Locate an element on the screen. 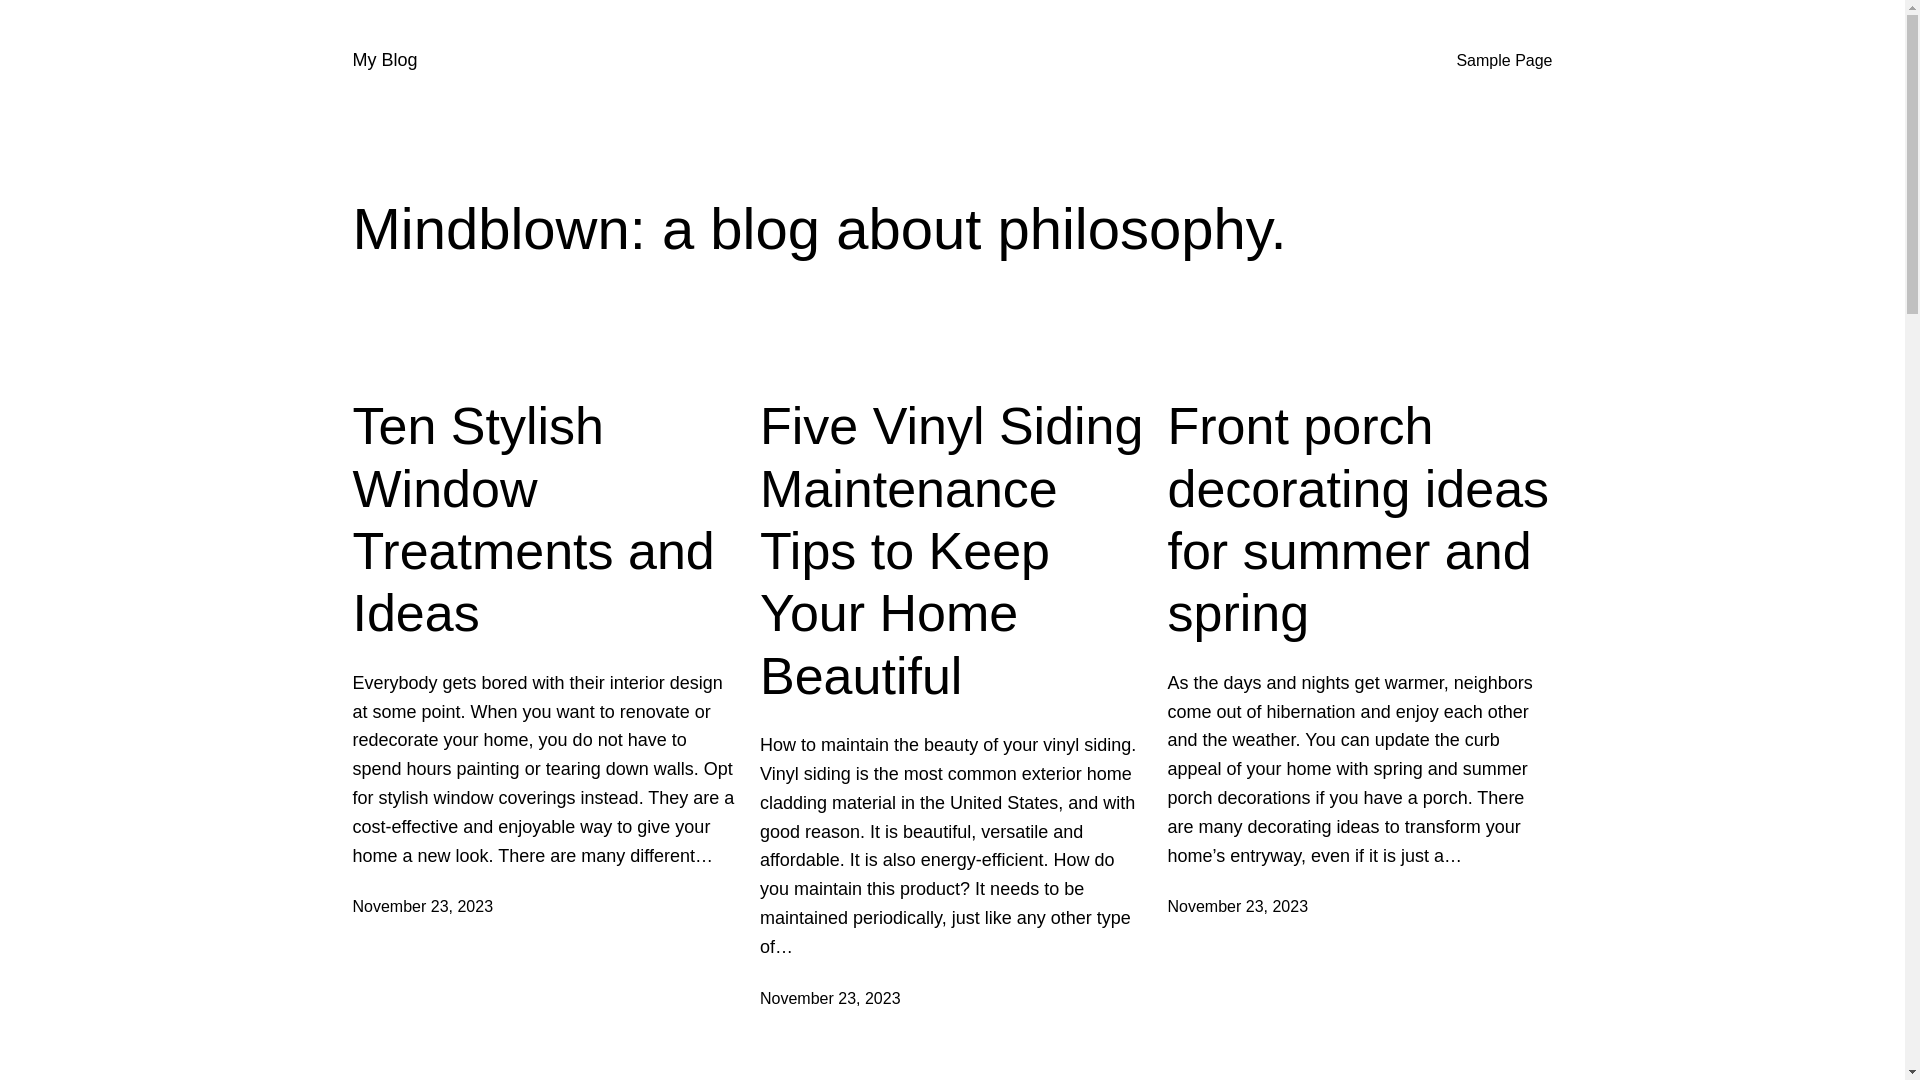 The image size is (1920, 1080). 'November 23, 2023' is located at coordinates (421, 906).